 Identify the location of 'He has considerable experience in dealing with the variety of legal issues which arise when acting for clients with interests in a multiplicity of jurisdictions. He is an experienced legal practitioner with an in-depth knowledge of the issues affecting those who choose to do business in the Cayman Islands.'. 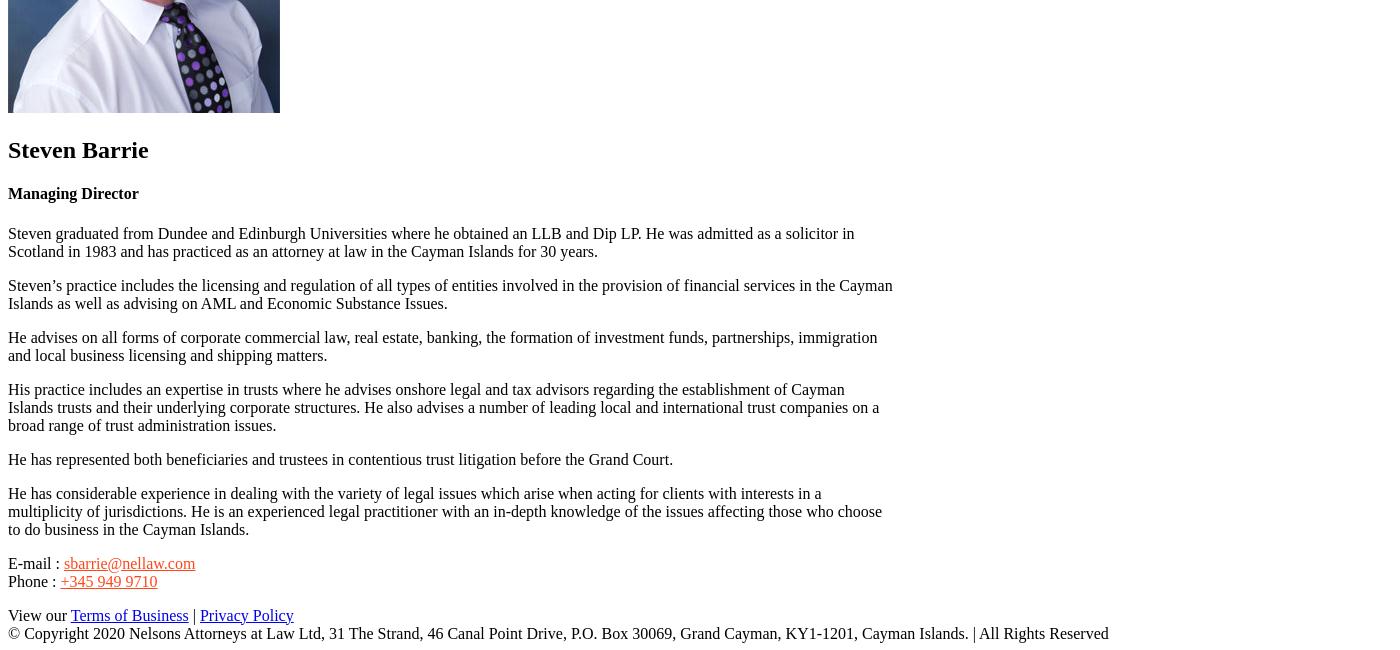
(445, 510).